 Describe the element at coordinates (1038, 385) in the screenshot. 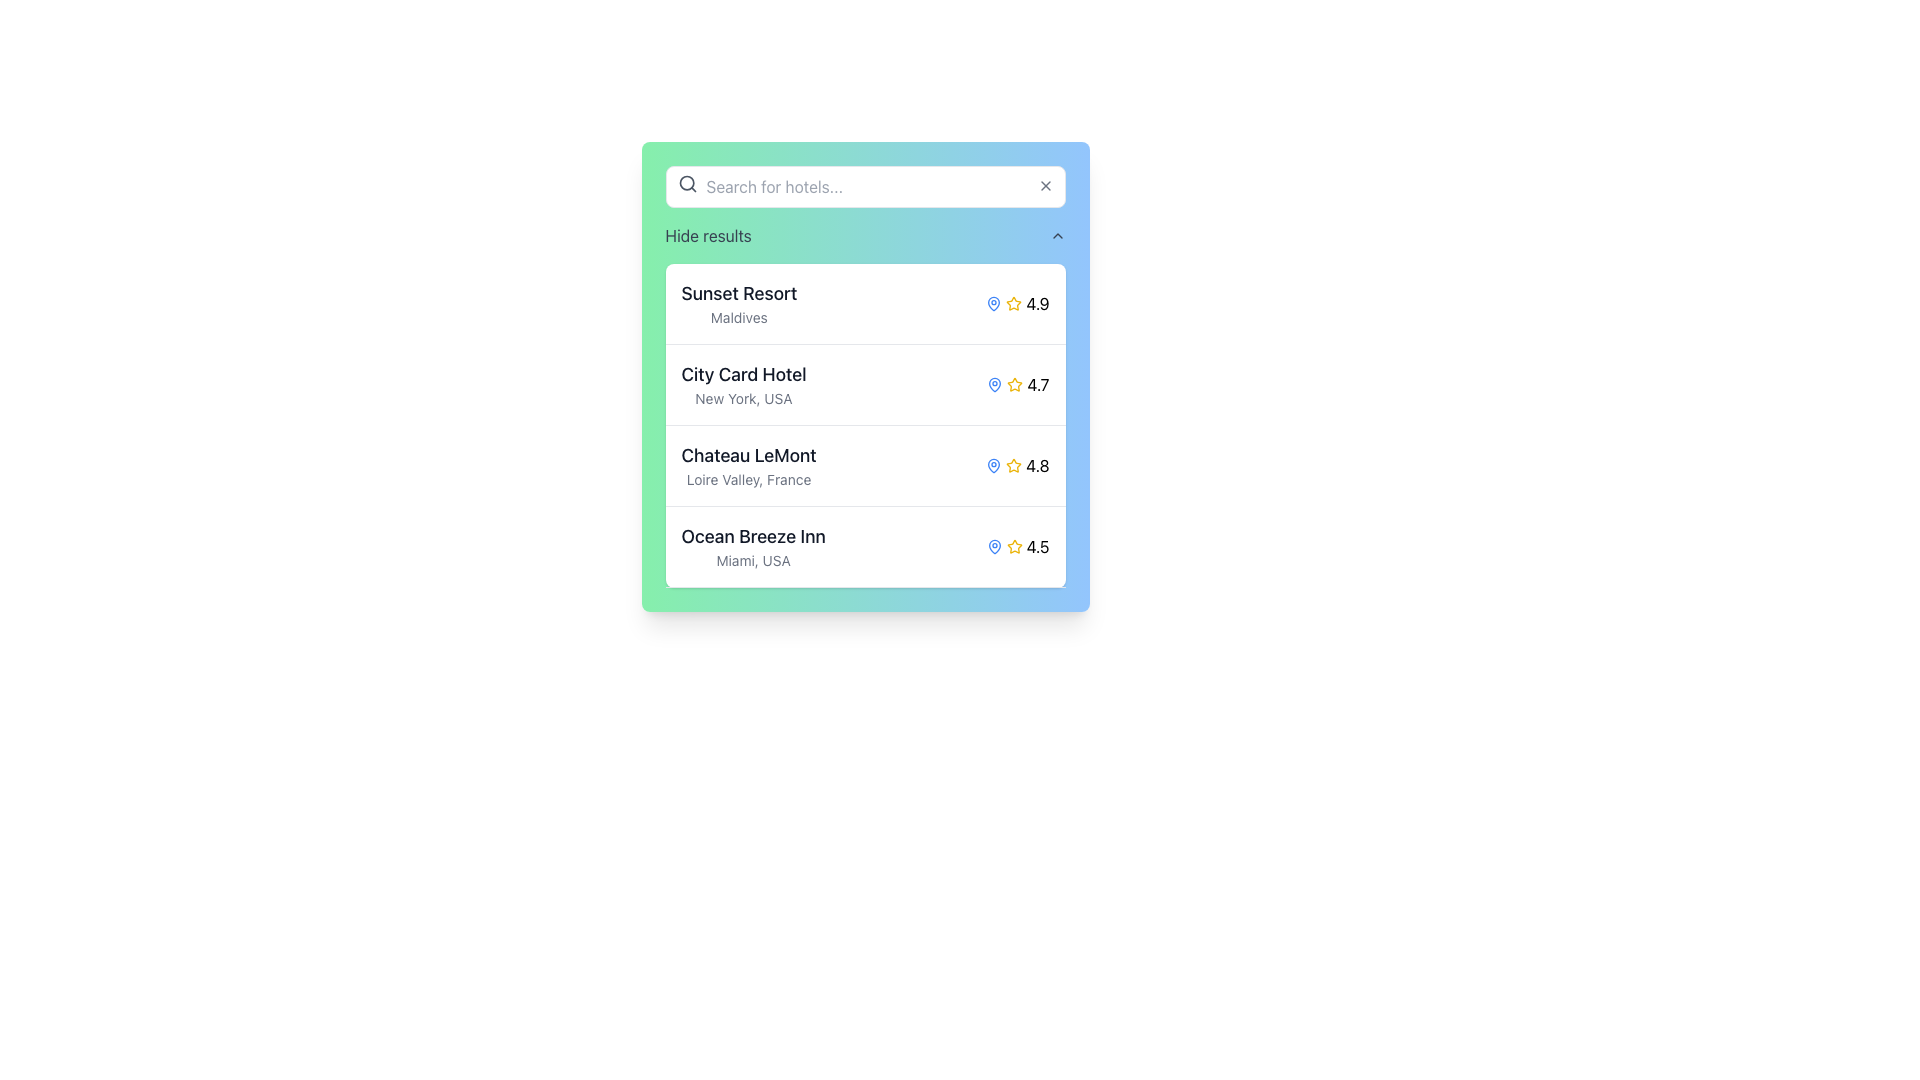

I see `displayed text of the hotel's rating located in the second row of the hotel list, adjacent to the yellow star icon for the 'City Card Hotel'` at that location.